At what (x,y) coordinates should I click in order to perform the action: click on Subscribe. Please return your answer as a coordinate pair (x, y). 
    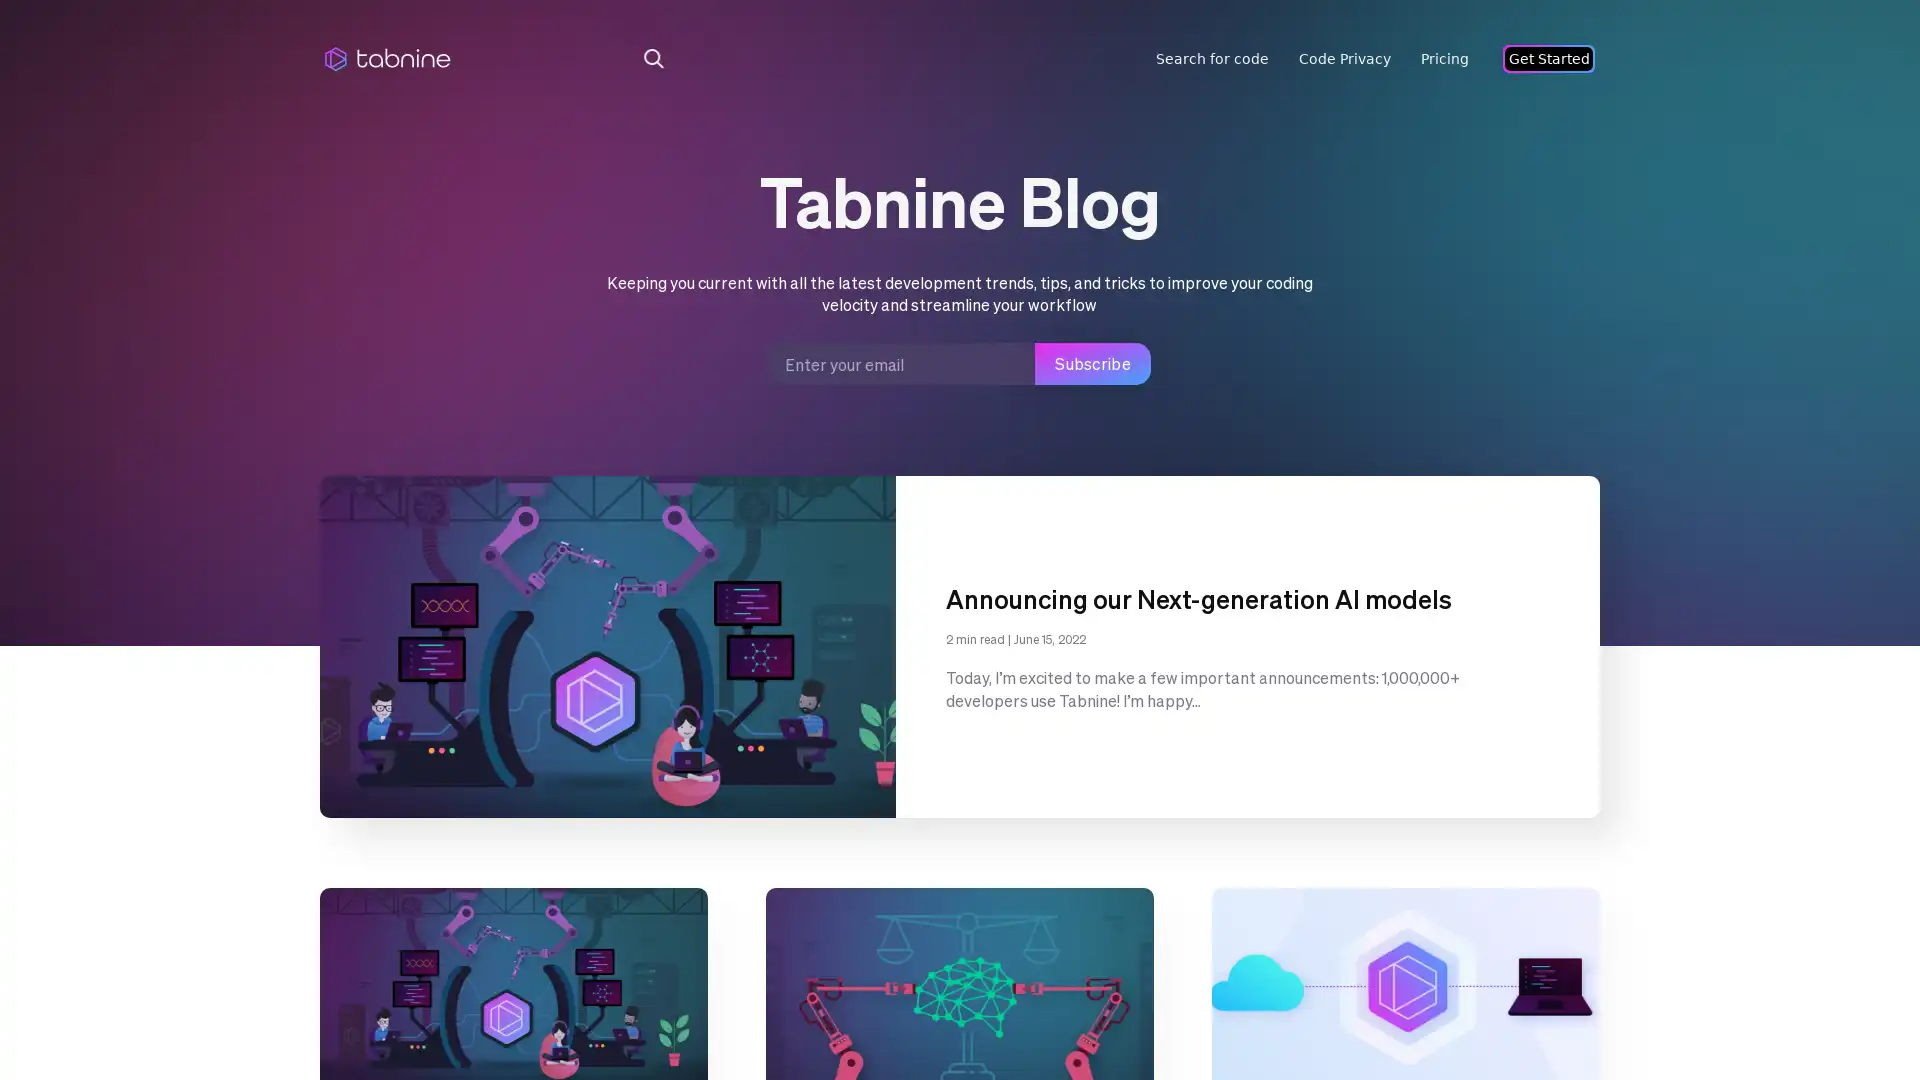
    Looking at the image, I should click on (1092, 363).